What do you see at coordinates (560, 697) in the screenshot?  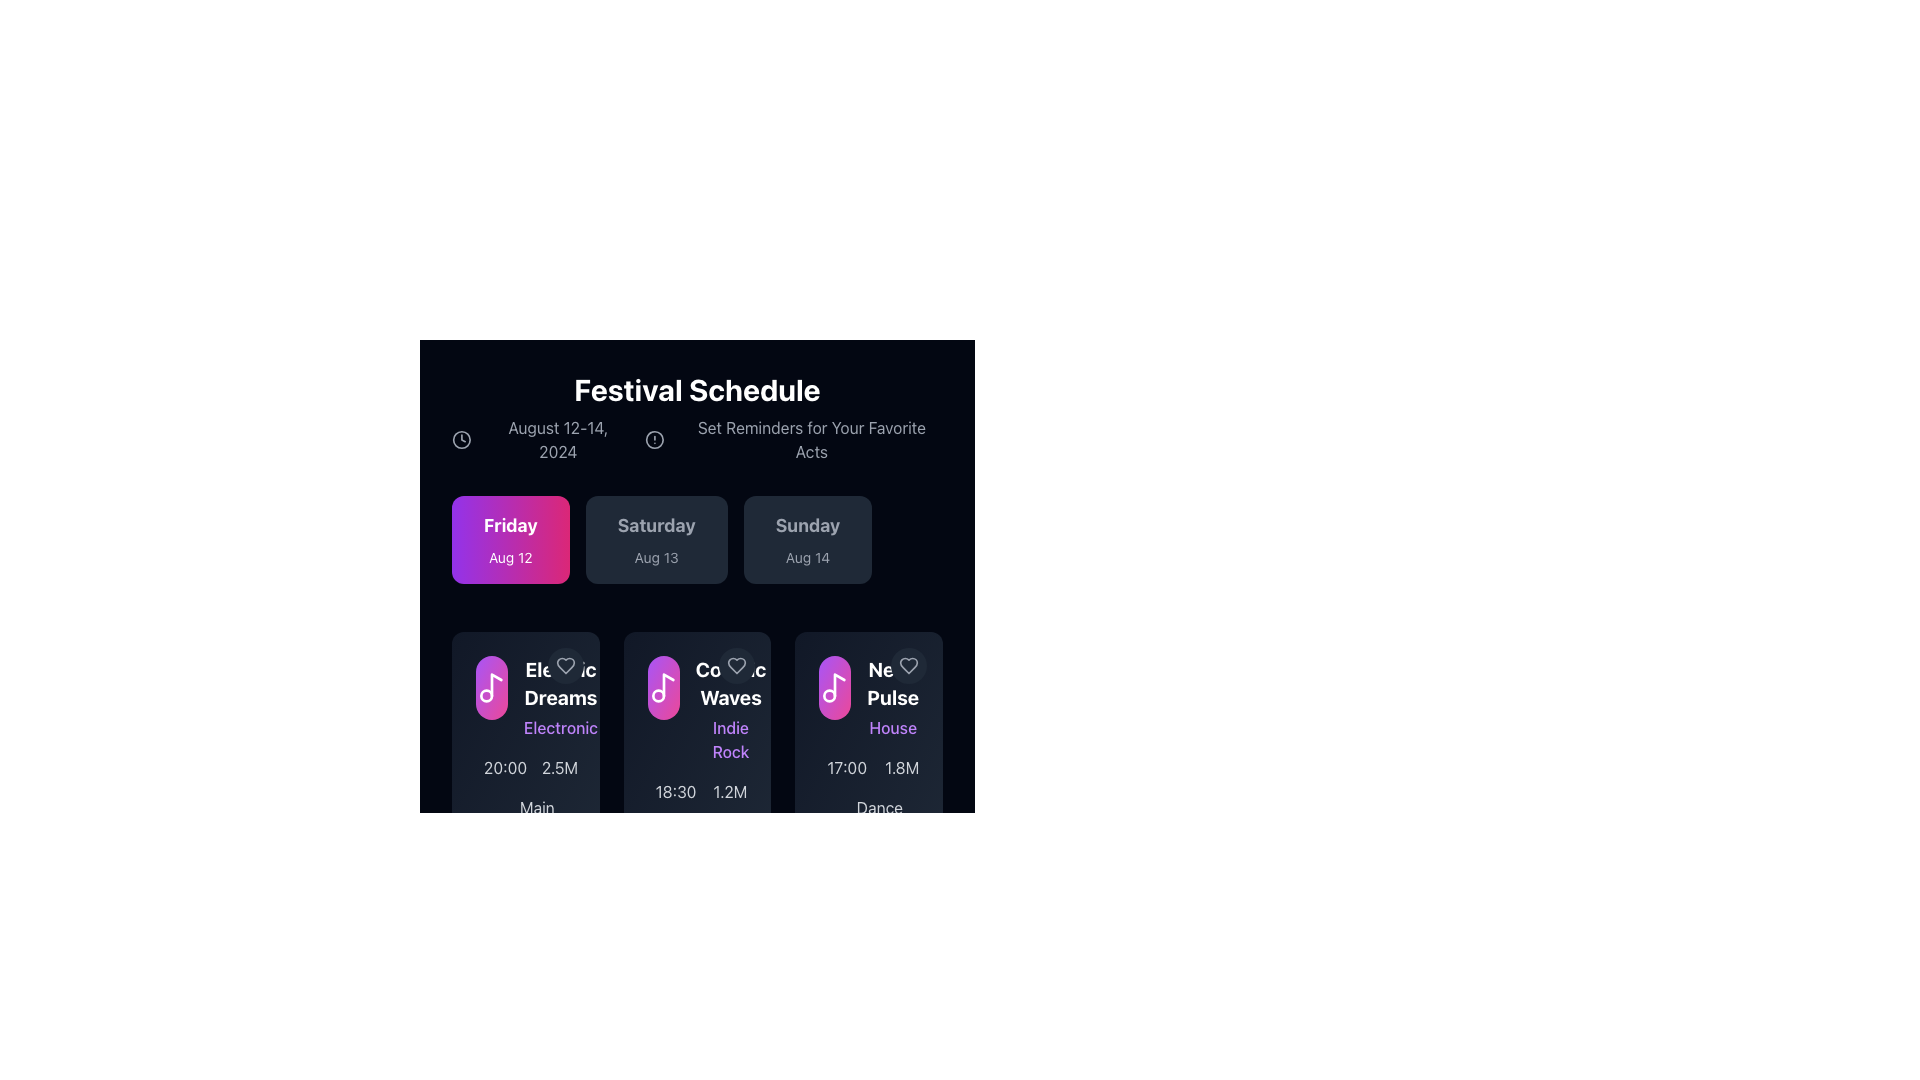 I see `the text label displaying the event name 'Electric Dreams' and its genre 'Electronic', which is located in the 'Friday, Aug 12' section of the Festival Schedule` at bounding box center [560, 697].